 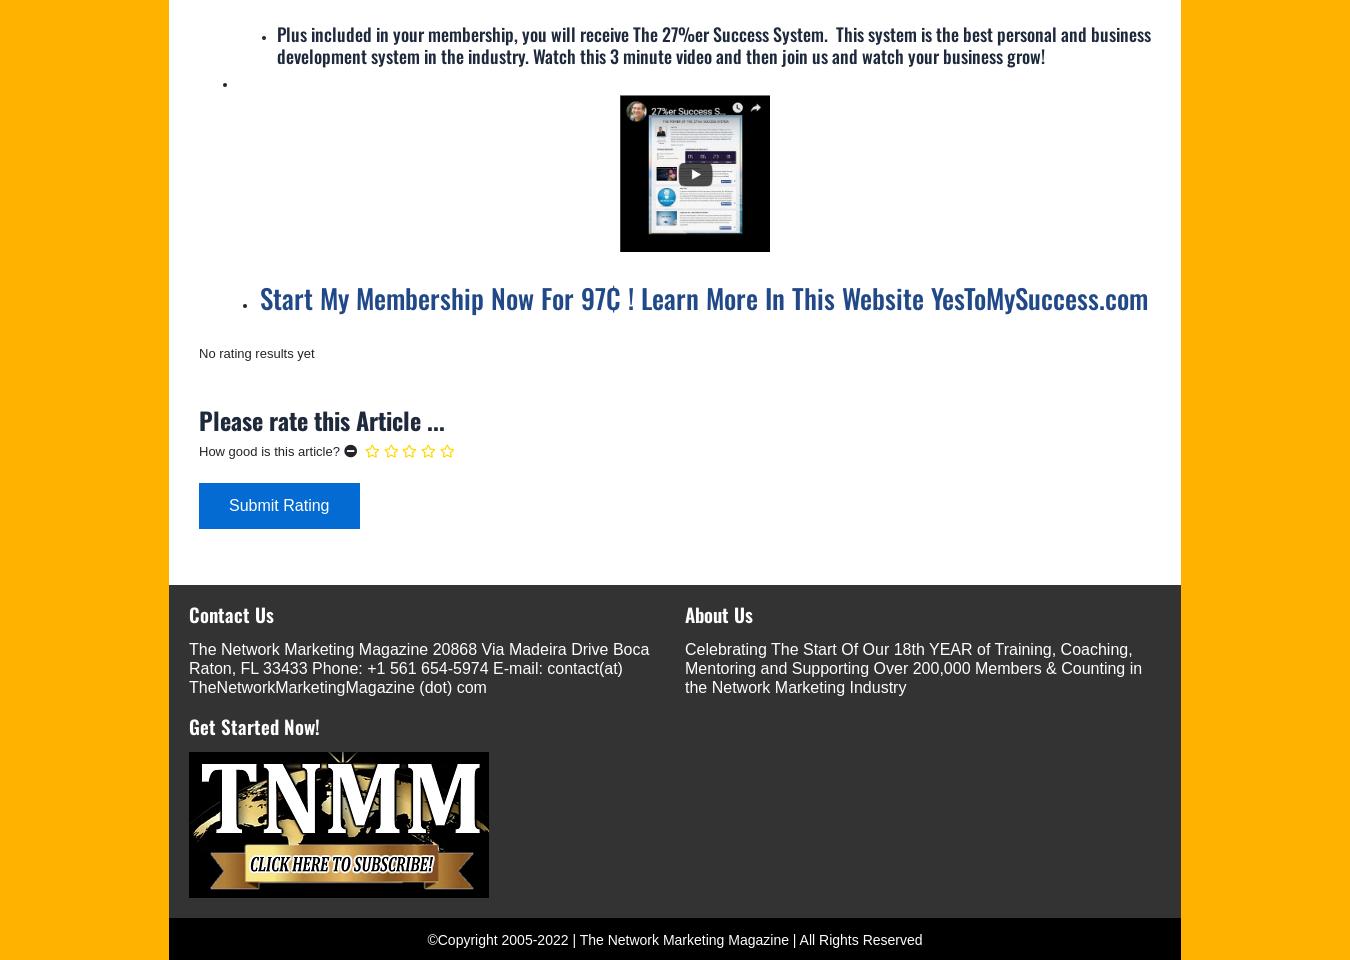 I want to click on 'How good is this article?', so click(x=268, y=451).